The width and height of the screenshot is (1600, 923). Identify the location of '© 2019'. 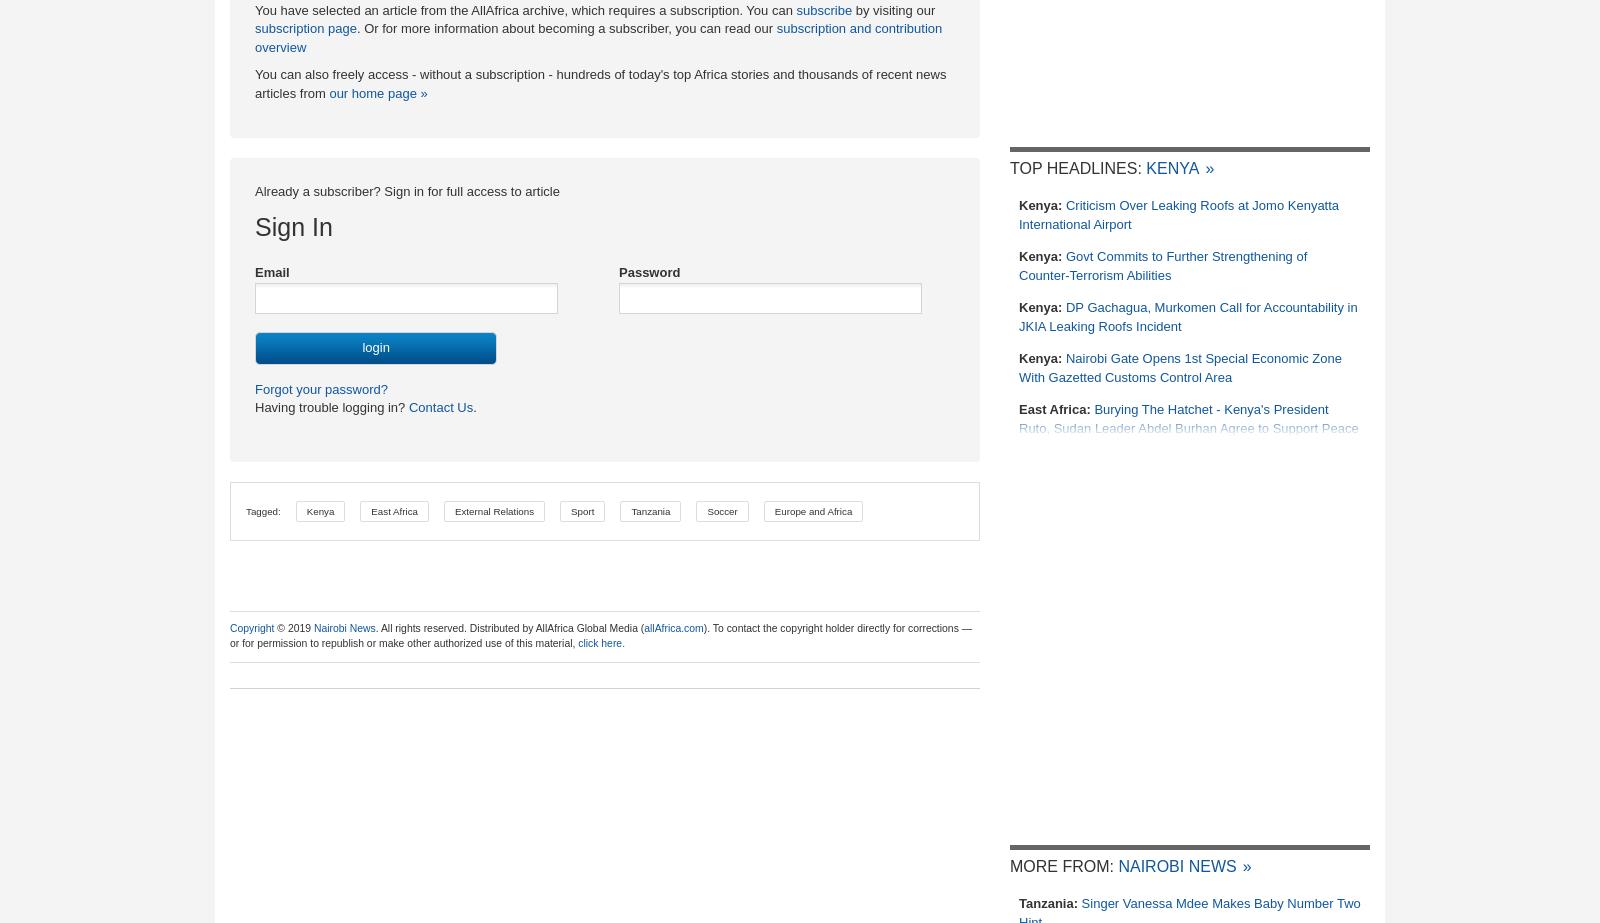
(274, 627).